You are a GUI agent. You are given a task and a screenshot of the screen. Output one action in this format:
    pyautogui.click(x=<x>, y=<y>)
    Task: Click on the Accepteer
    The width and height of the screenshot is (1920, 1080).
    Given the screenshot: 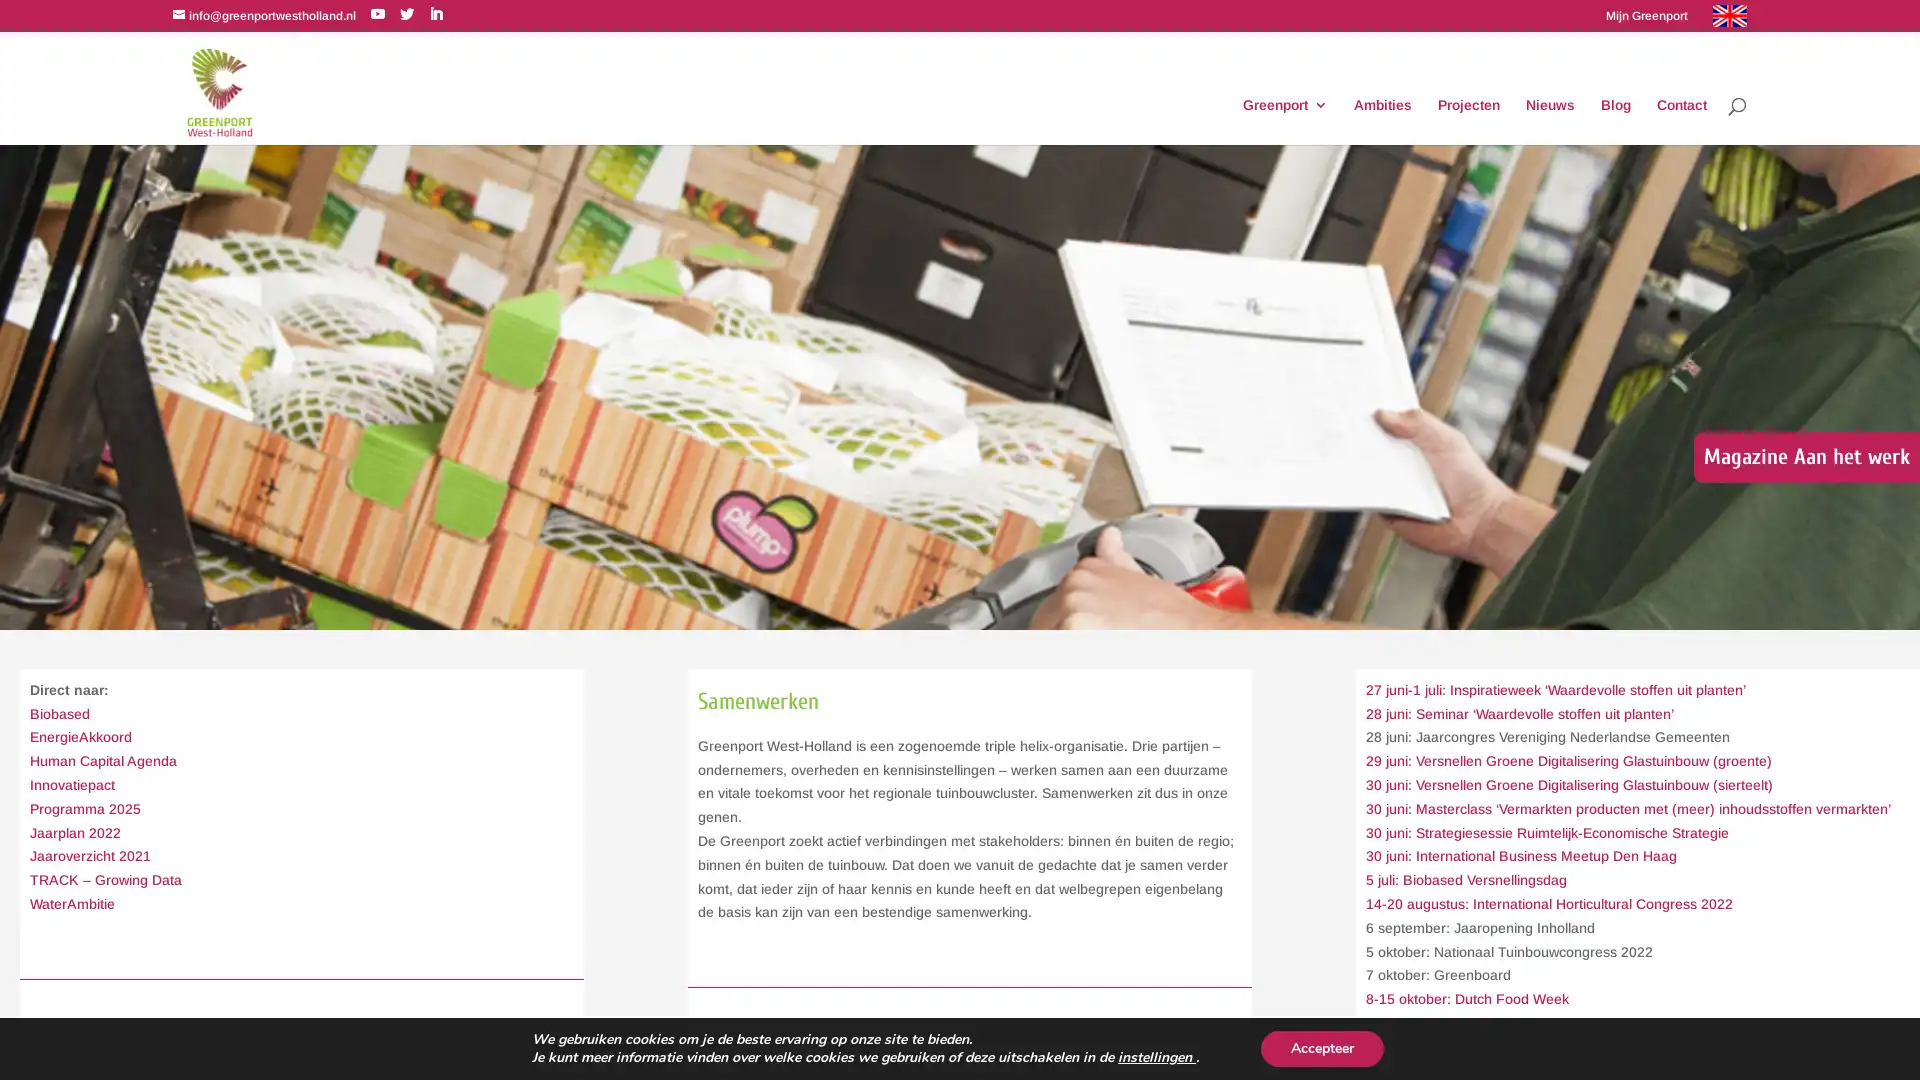 What is the action you would take?
    pyautogui.click(x=1321, y=1048)
    